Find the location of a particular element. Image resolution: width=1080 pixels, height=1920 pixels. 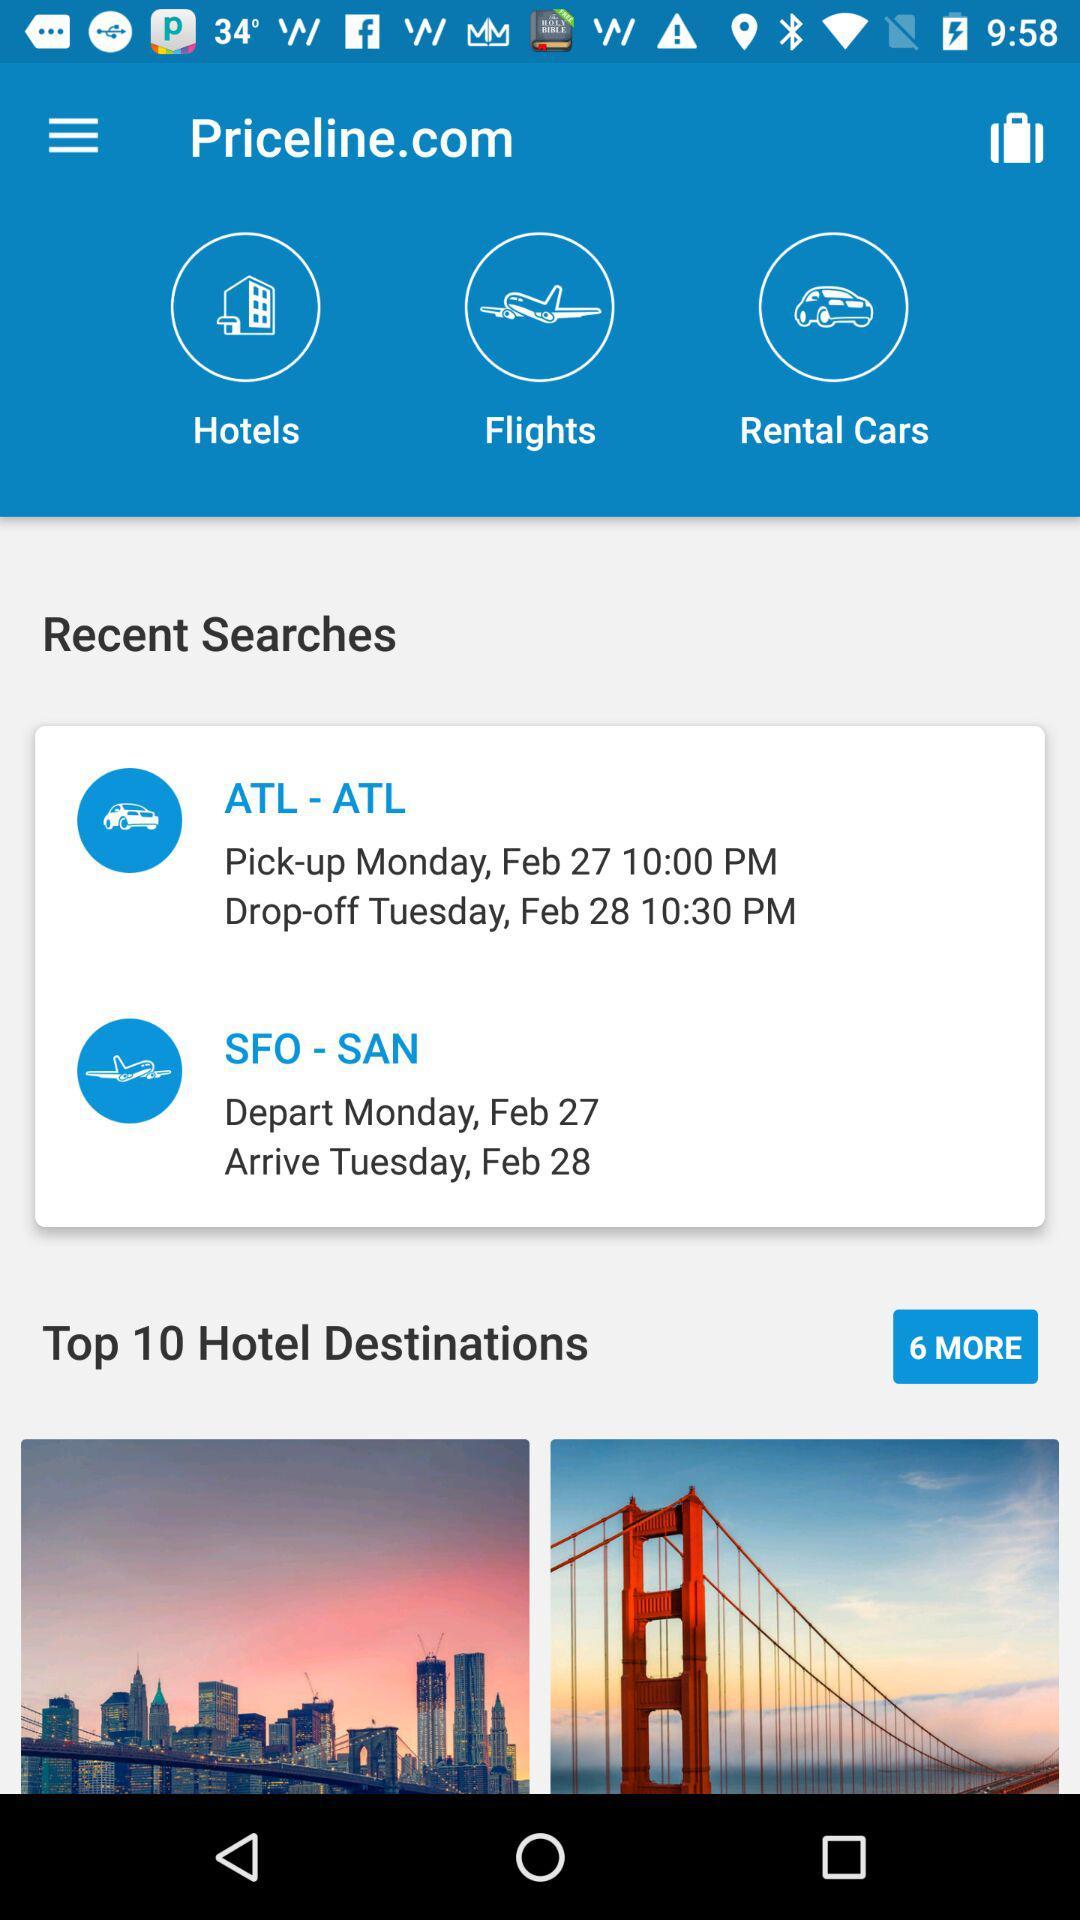

the item to the right of the flights is located at coordinates (1017, 135).